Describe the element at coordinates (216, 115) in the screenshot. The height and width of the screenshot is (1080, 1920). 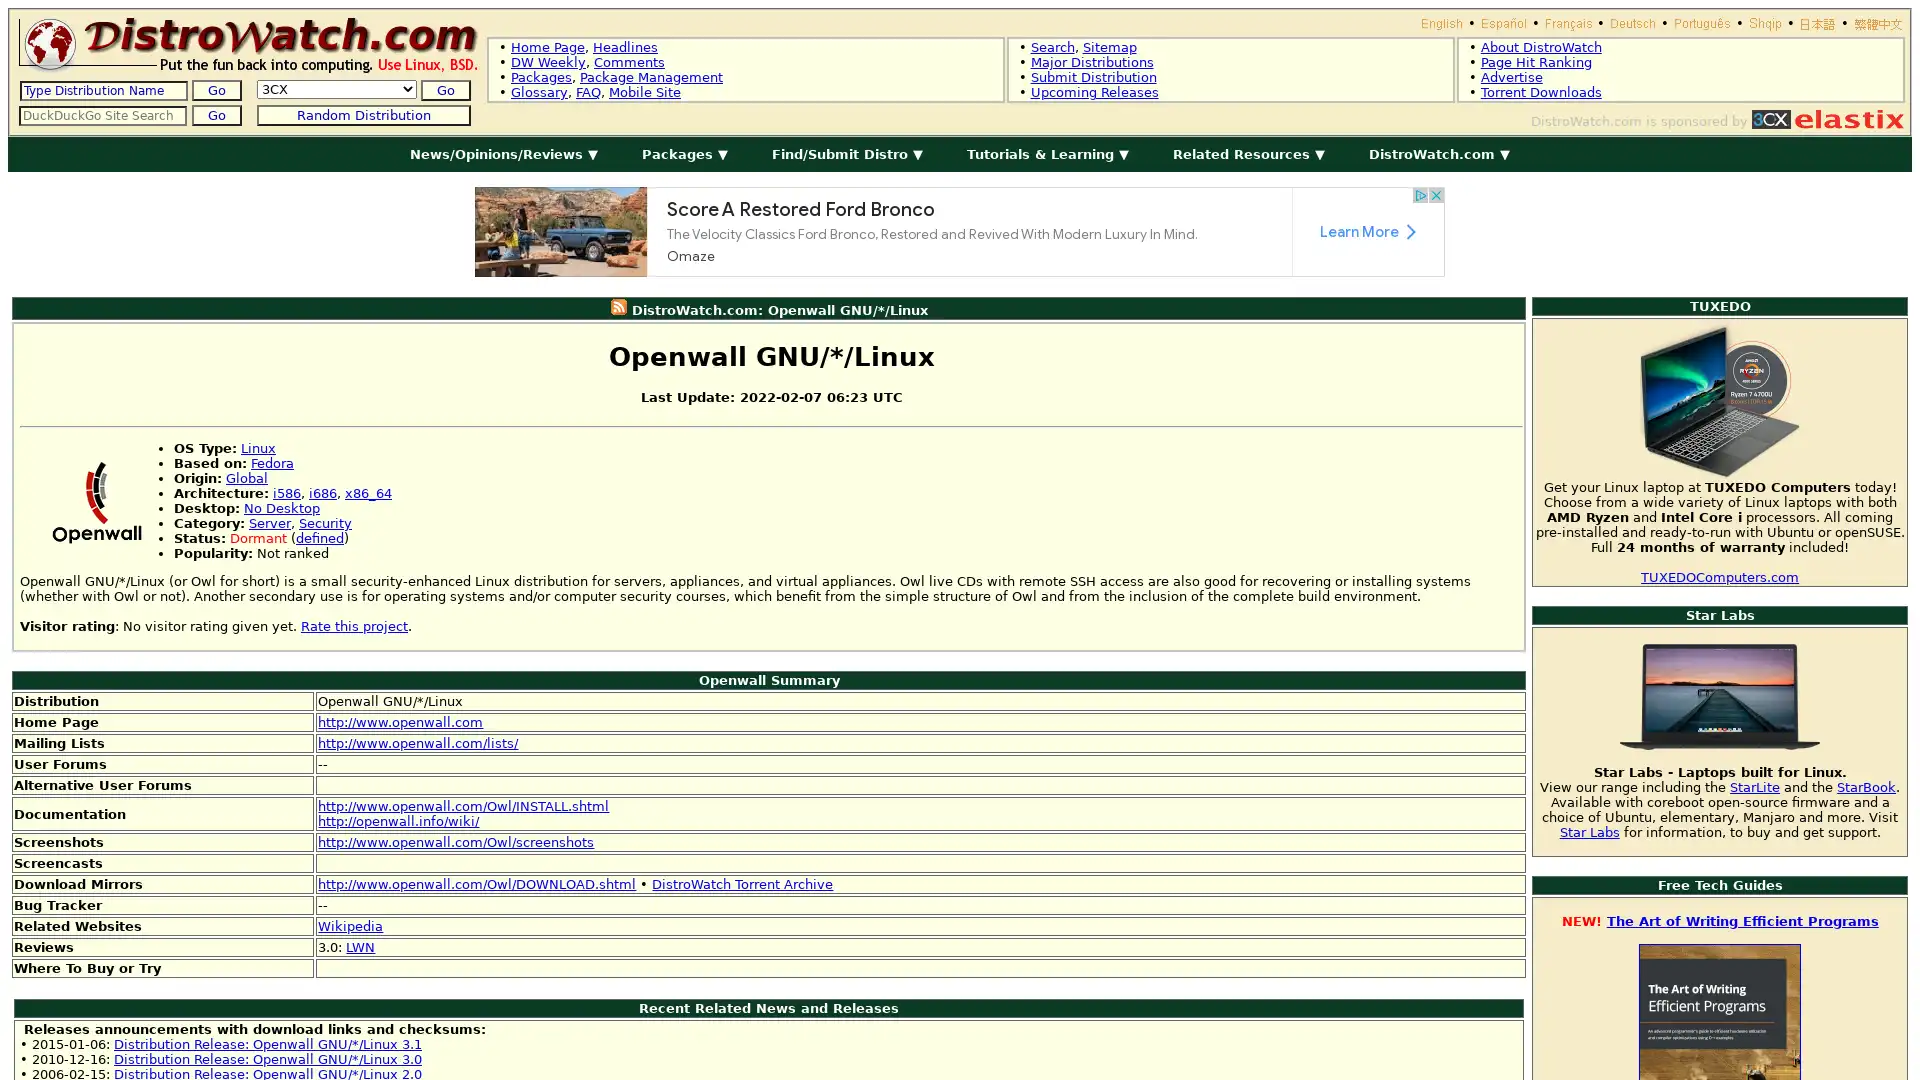
I see `Go` at that location.